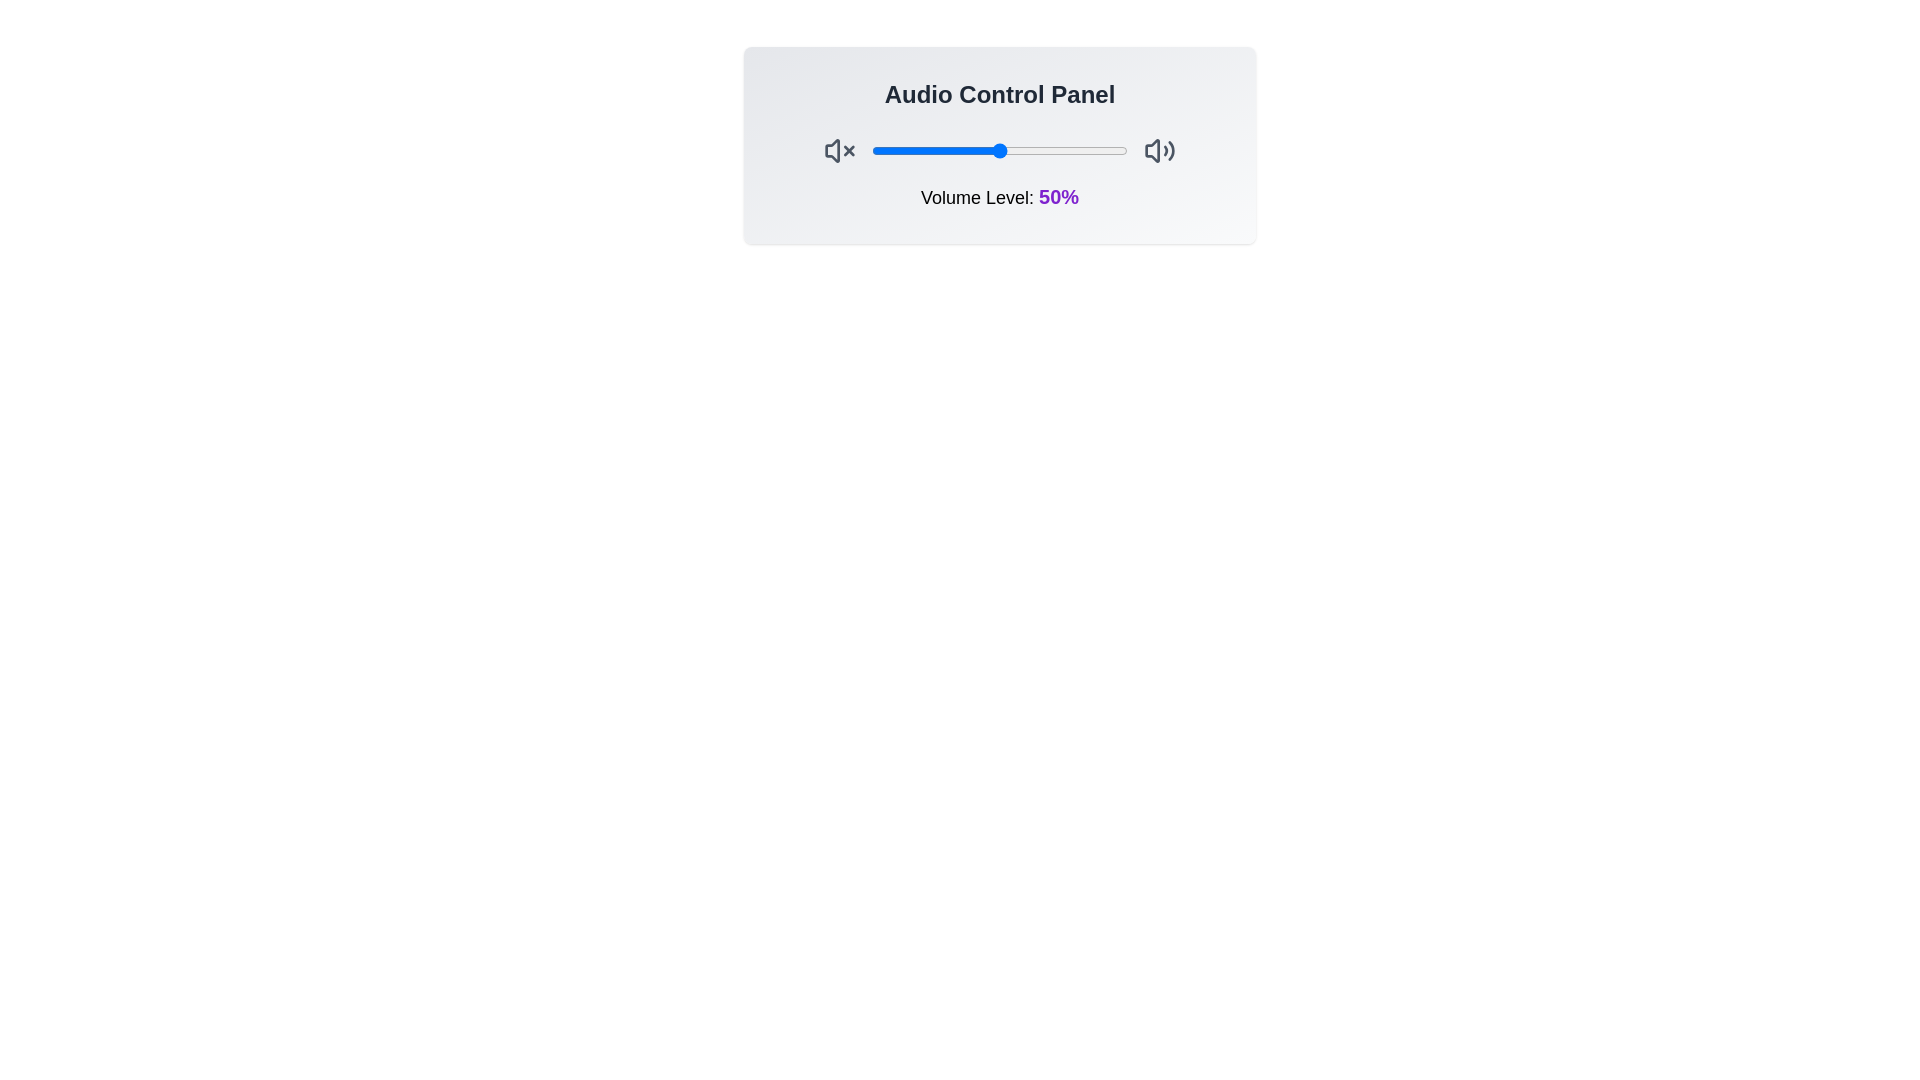 This screenshot has width=1920, height=1080. Describe the element at coordinates (840, 149) in the screenshot. I see `the mute/unmute icon button, which resembles a speaker with an 'X' mark and is located on the leftmost side of the audio control panel` at that location.